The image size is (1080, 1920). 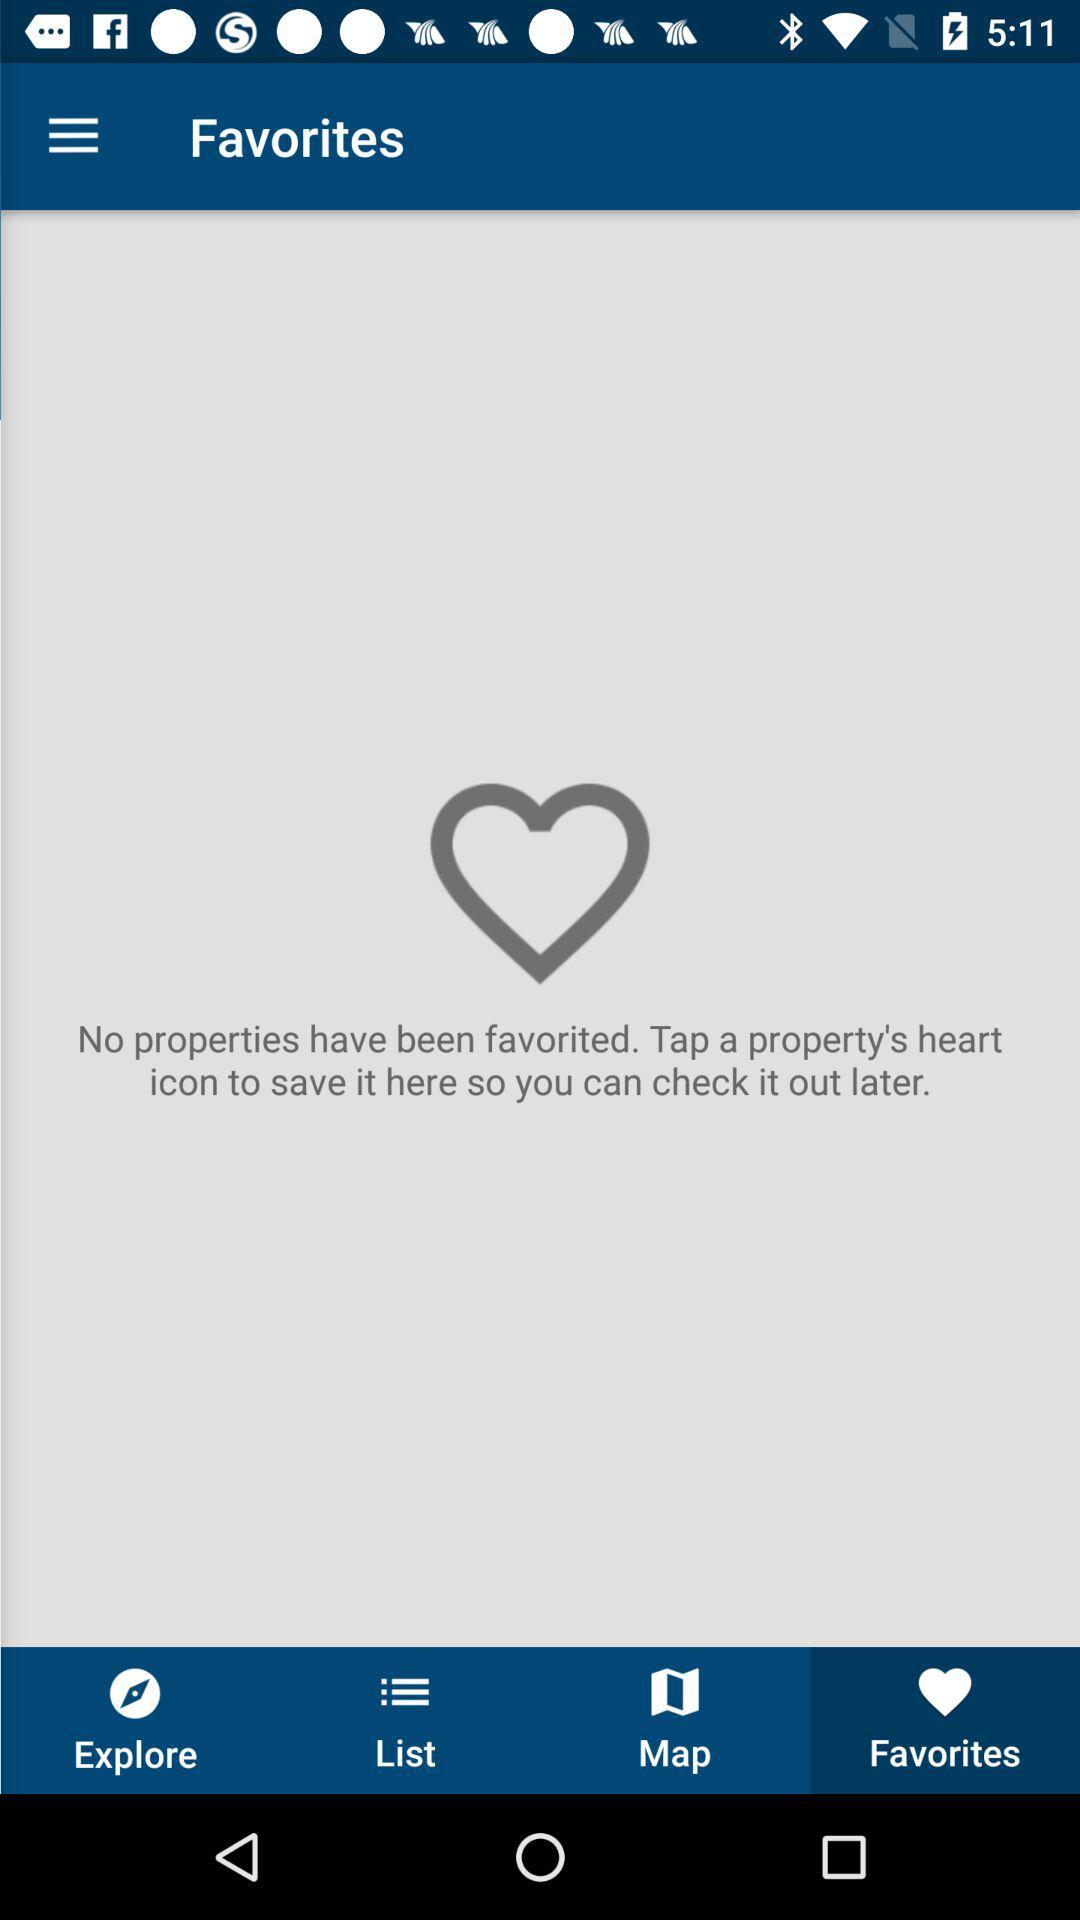 I want to click on the explore button, so click(x=135, y=1719).